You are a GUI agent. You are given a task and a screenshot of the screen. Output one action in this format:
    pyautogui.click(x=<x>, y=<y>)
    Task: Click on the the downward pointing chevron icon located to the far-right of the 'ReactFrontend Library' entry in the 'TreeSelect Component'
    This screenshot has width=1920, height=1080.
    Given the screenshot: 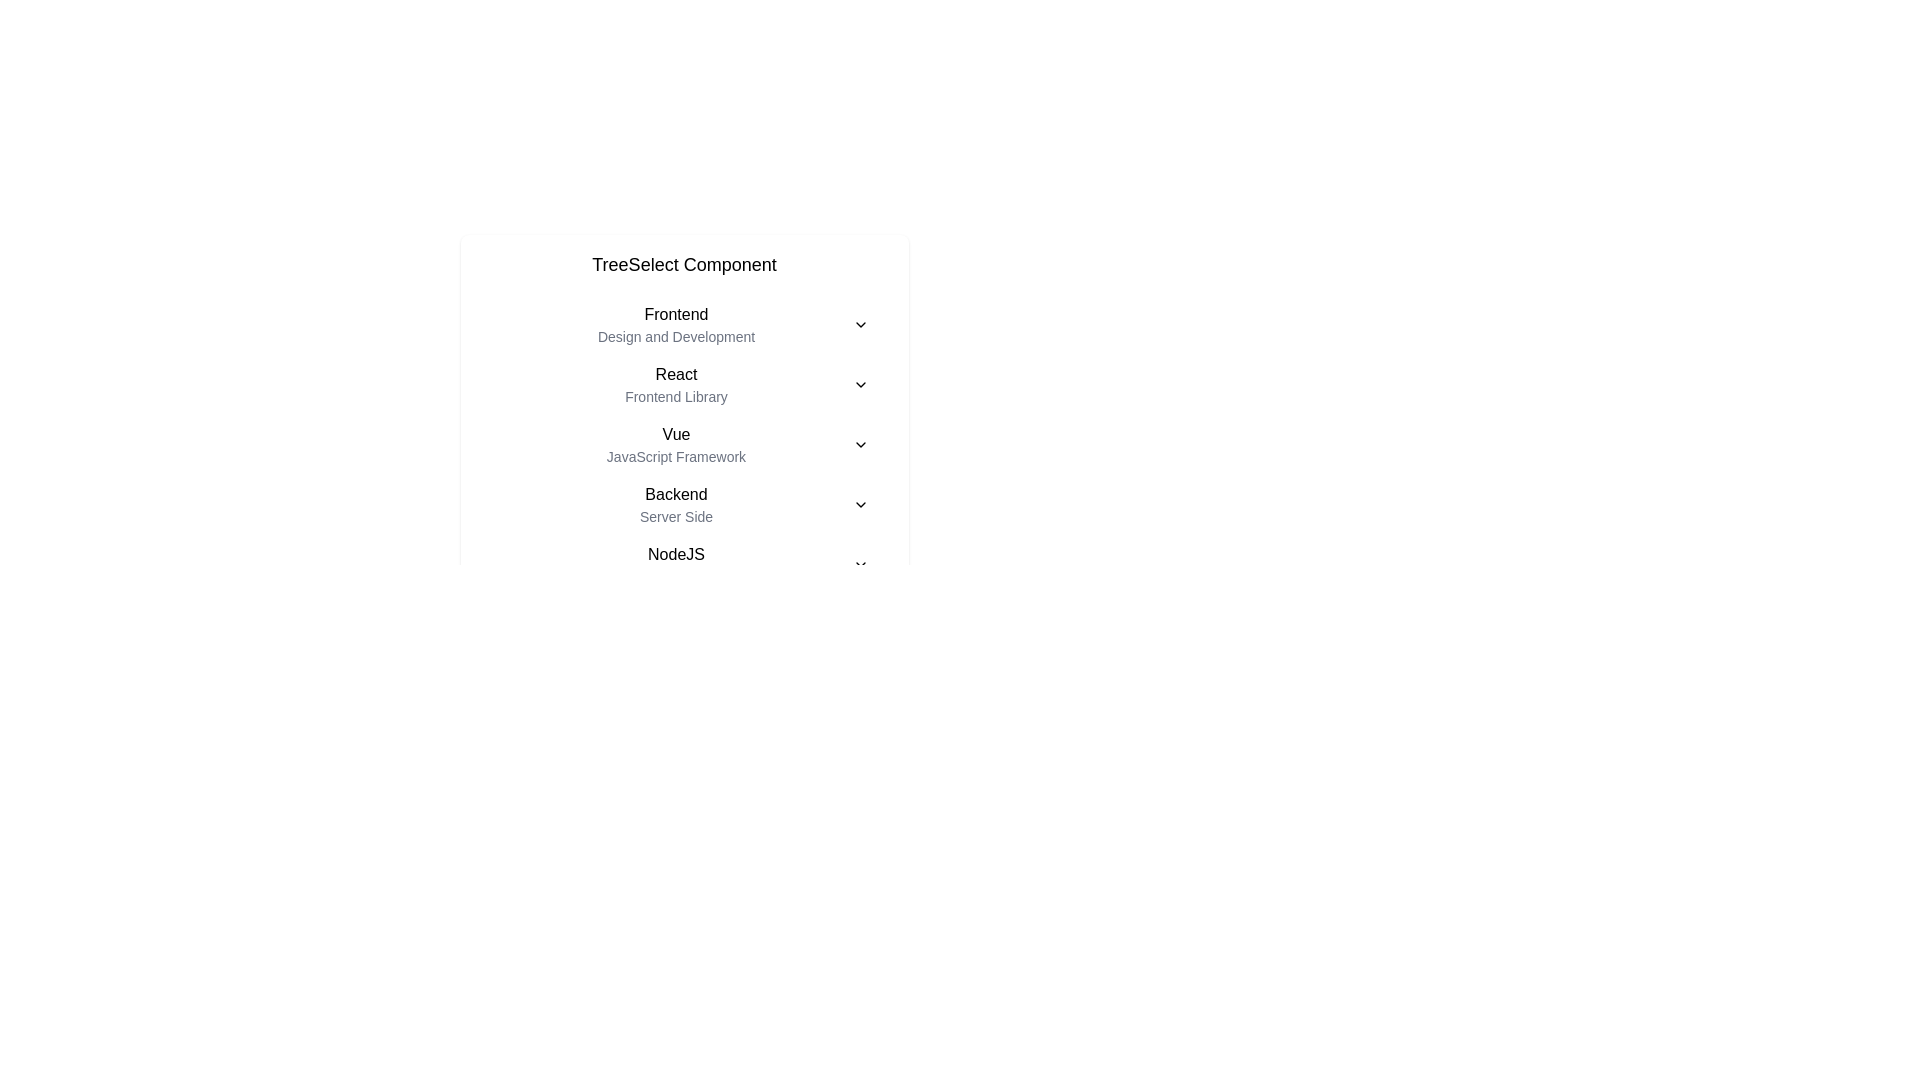 What is the action you would take?
    pyautogui.click(x=860, y=385)
    